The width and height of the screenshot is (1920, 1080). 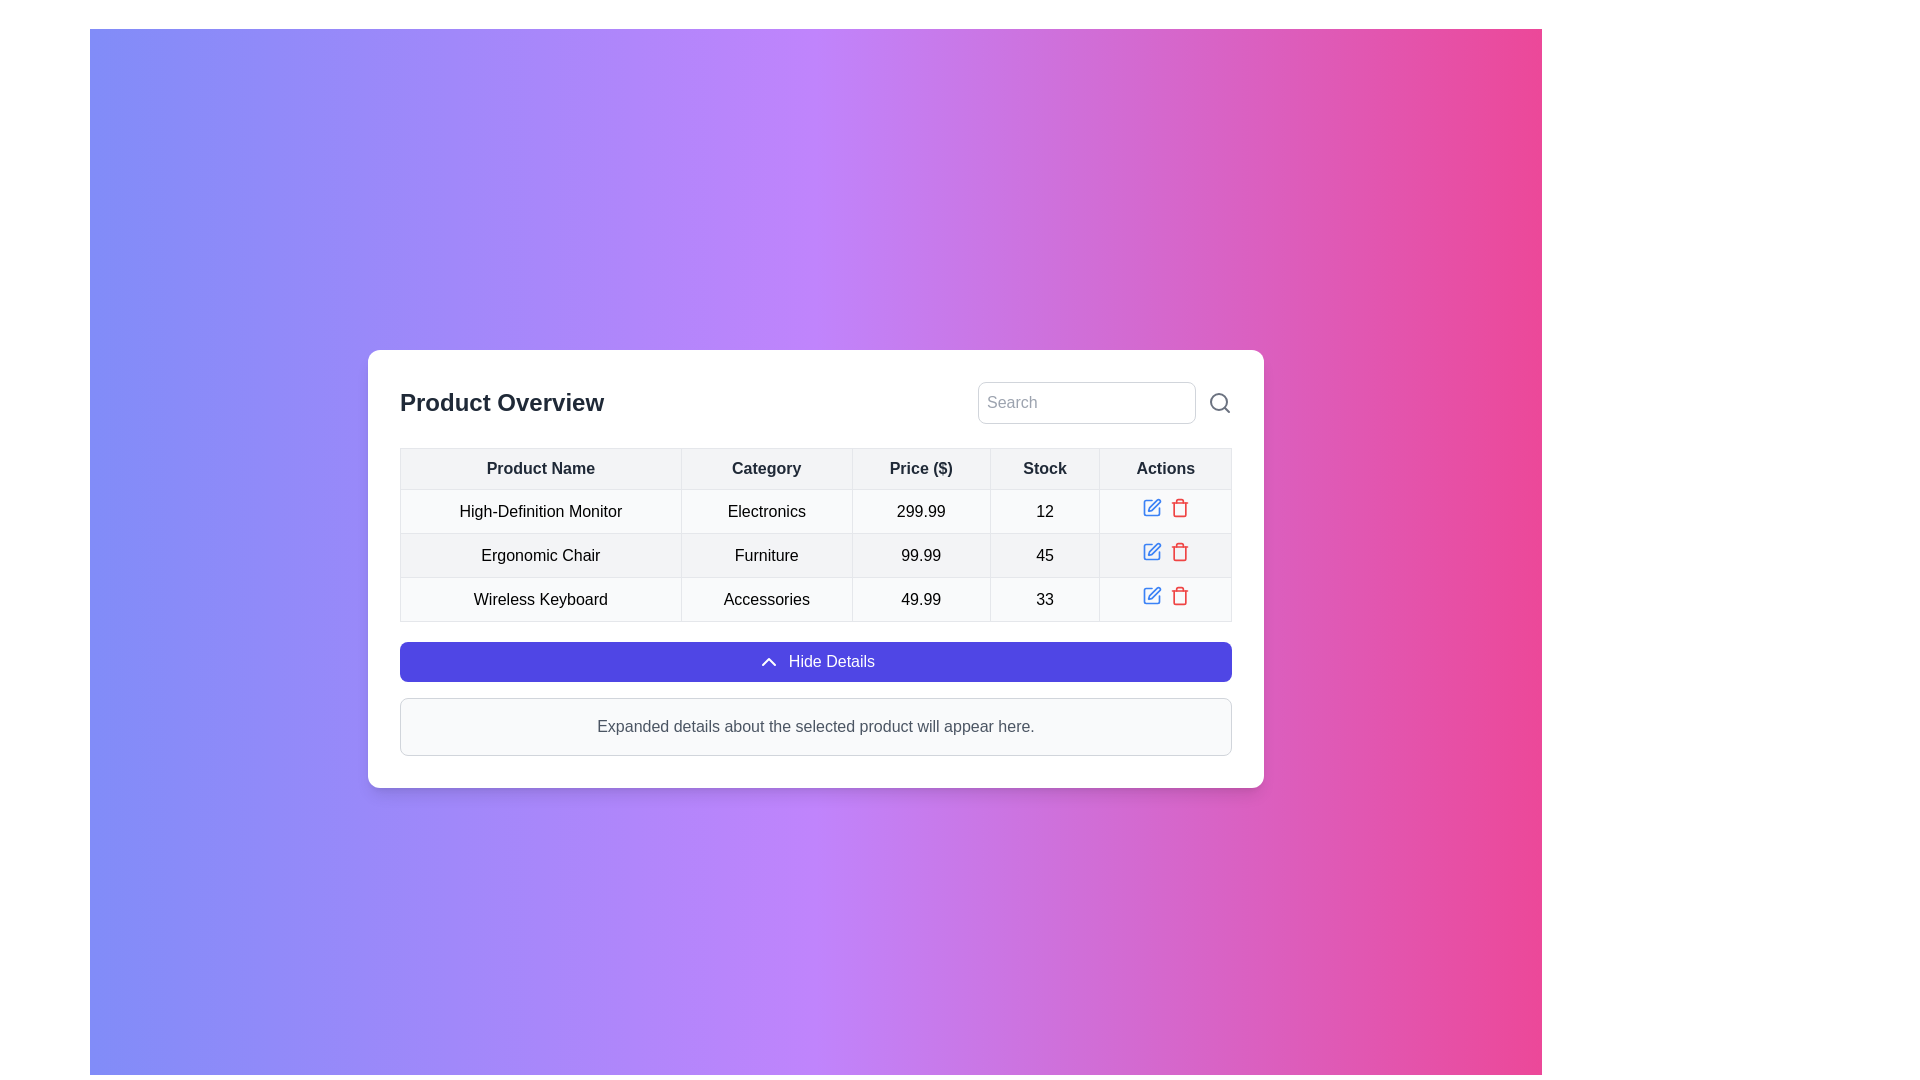 I want to click on price value displayed in bold font within the rectangular box in the 'Price ($)' column of the 'Product Overview' section for the 'Ergonomic Chair', so click(x=920, y=555).